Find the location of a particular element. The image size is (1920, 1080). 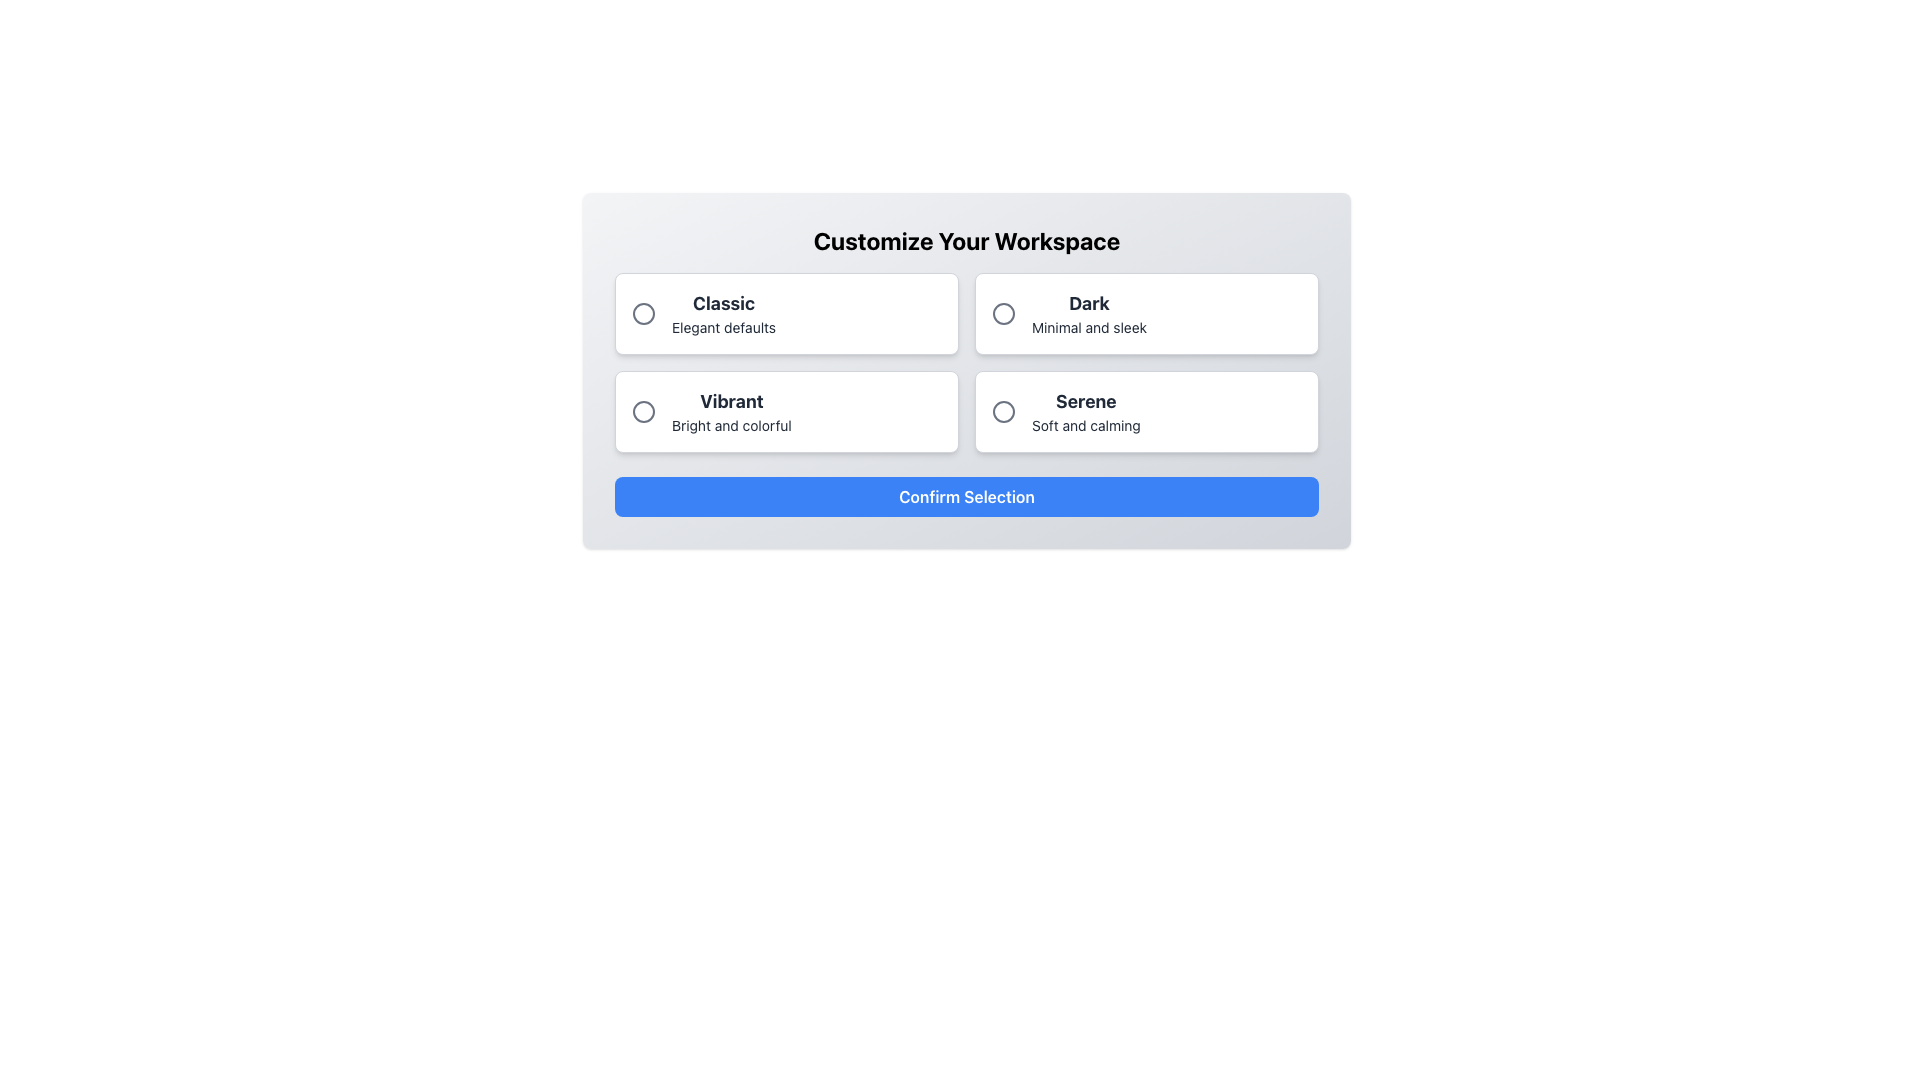

the Text Label displaying 'Dark', which is styled in bold and large font, located in the second option of a grid of theme options, above 'Minimal and sleek' is located at coordinates (1088, 304).